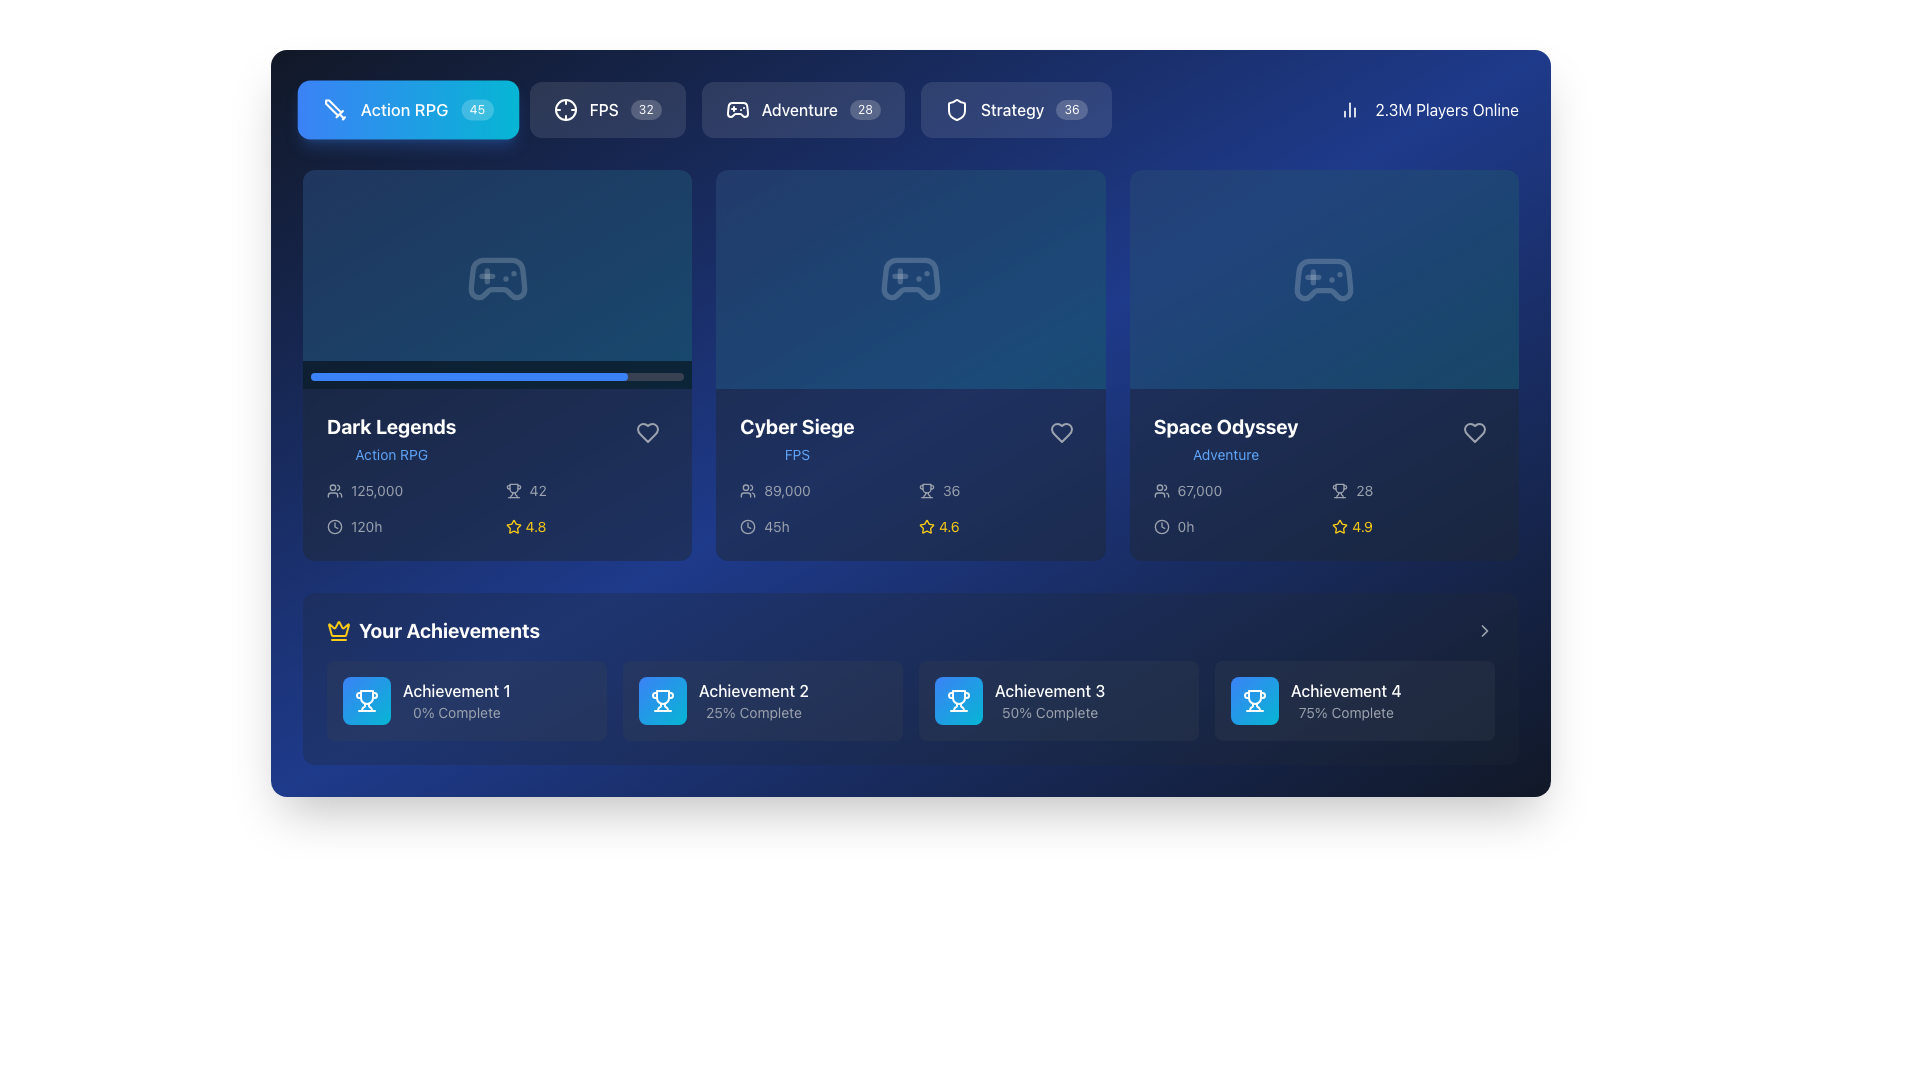  Describe the element at coordinates (332, 108) in the screenshot. I see `the iconic geometric shape representing the 'Action RPG' category indicator located in the top-left corner of the interface` at that location.